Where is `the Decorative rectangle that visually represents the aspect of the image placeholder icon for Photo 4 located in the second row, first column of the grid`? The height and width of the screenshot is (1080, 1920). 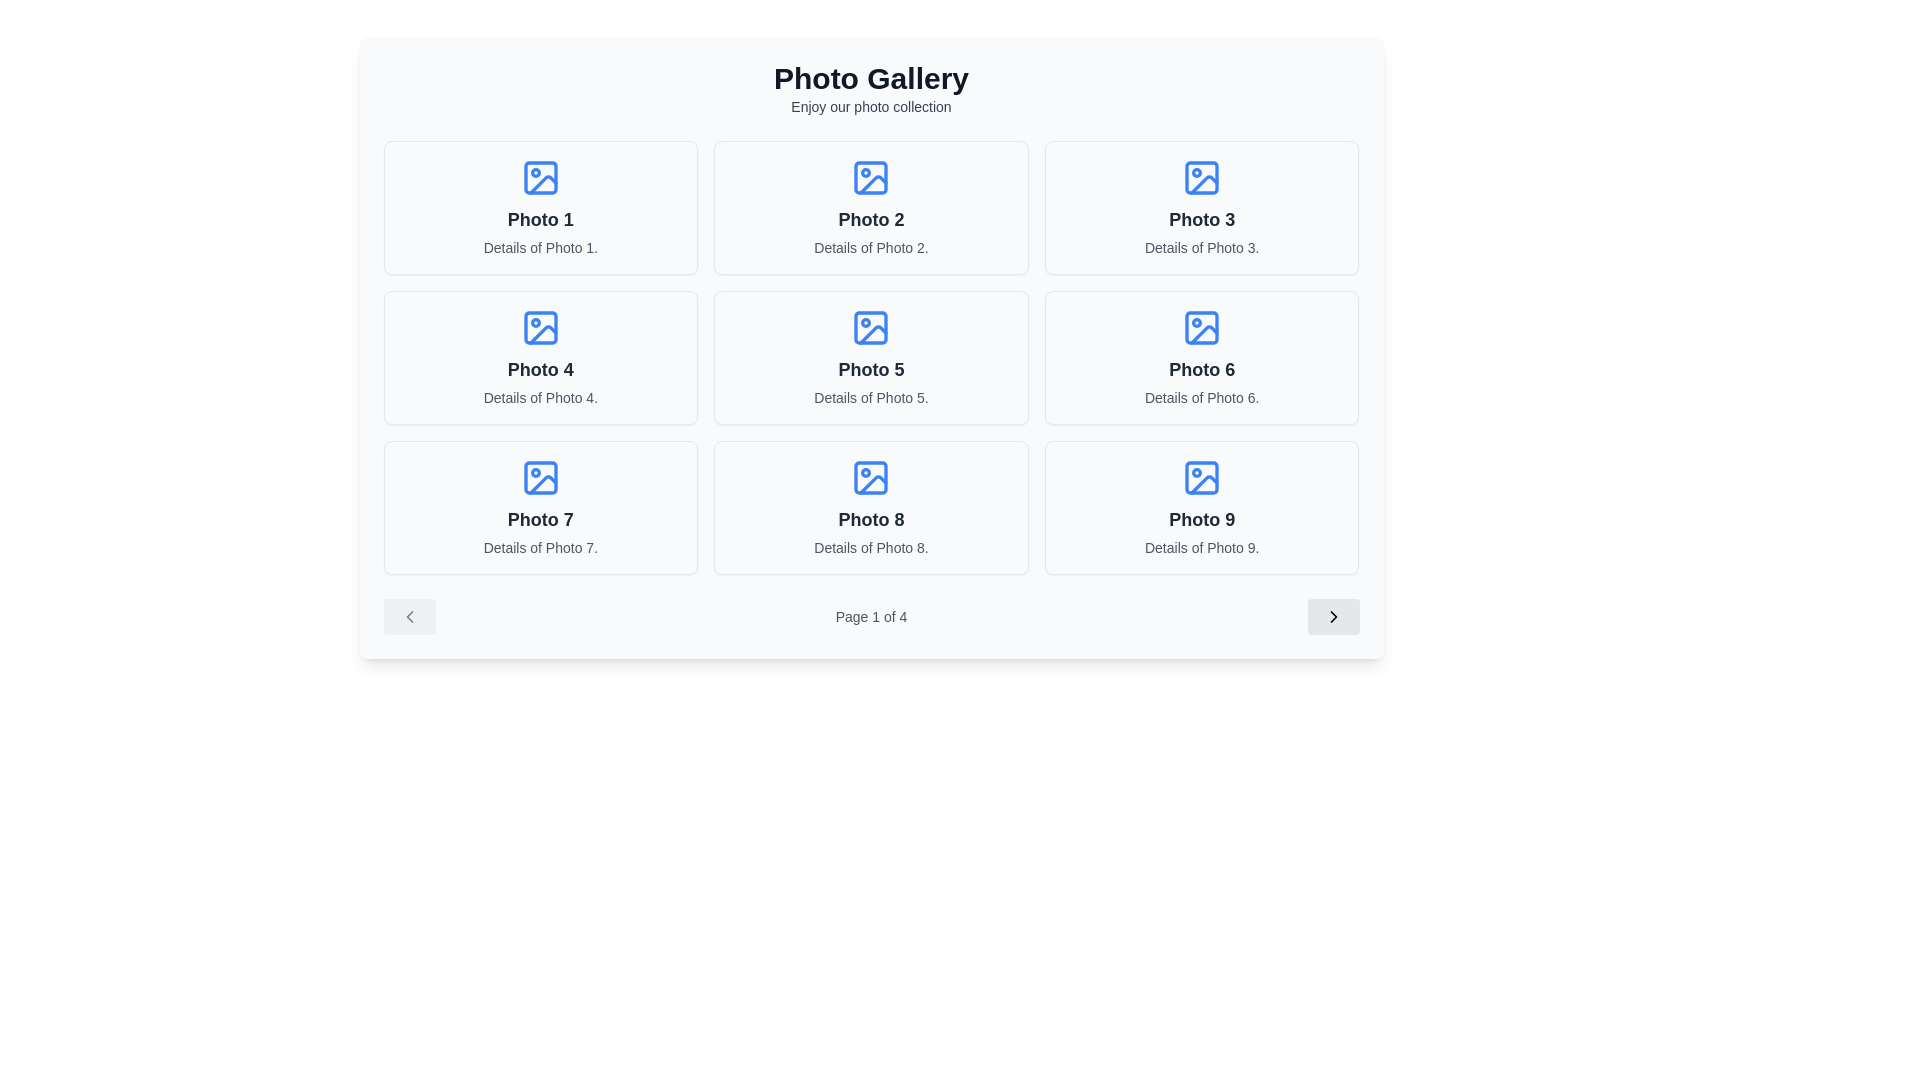 the Decorative rectangle that visually represents the aspect of the image placeholder icon for Photo 4 located in the second row, first column of the grid is located at coordinates (540, 326).